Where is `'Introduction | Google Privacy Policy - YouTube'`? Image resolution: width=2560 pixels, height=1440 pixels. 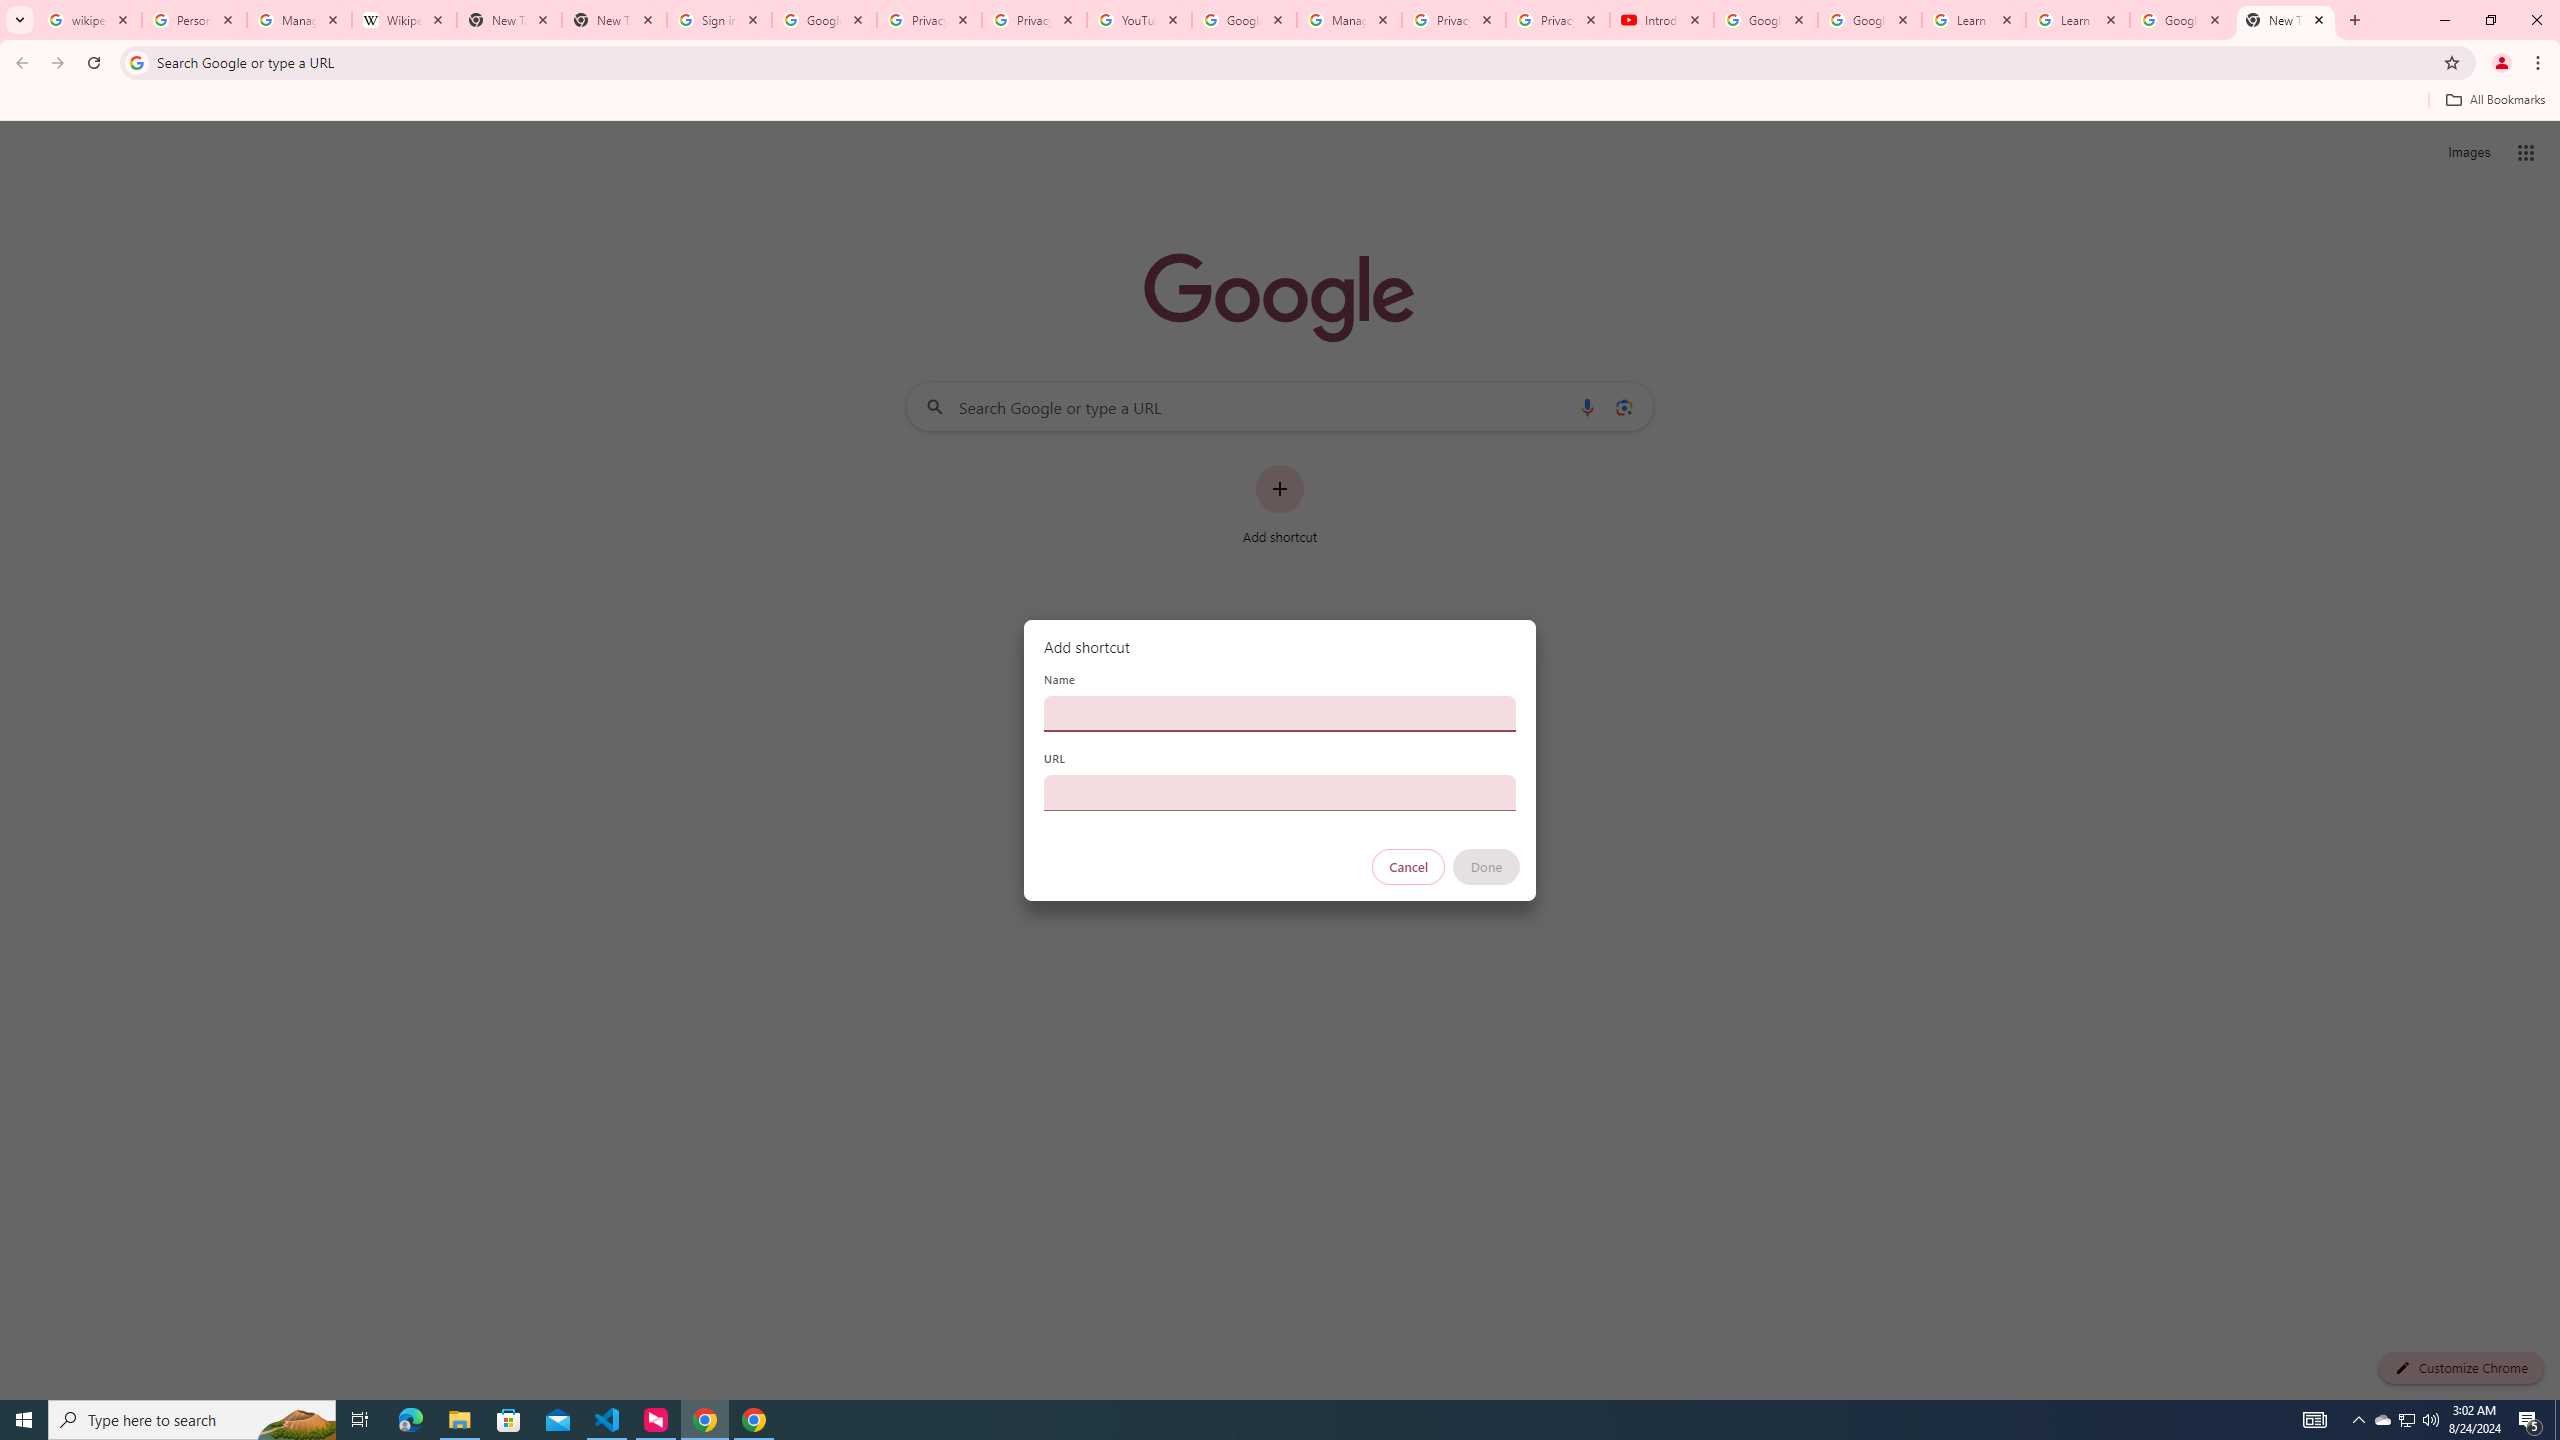
'Introduction | Google Privacy Policy - YouTube' is located at coordinates (1660, 19).